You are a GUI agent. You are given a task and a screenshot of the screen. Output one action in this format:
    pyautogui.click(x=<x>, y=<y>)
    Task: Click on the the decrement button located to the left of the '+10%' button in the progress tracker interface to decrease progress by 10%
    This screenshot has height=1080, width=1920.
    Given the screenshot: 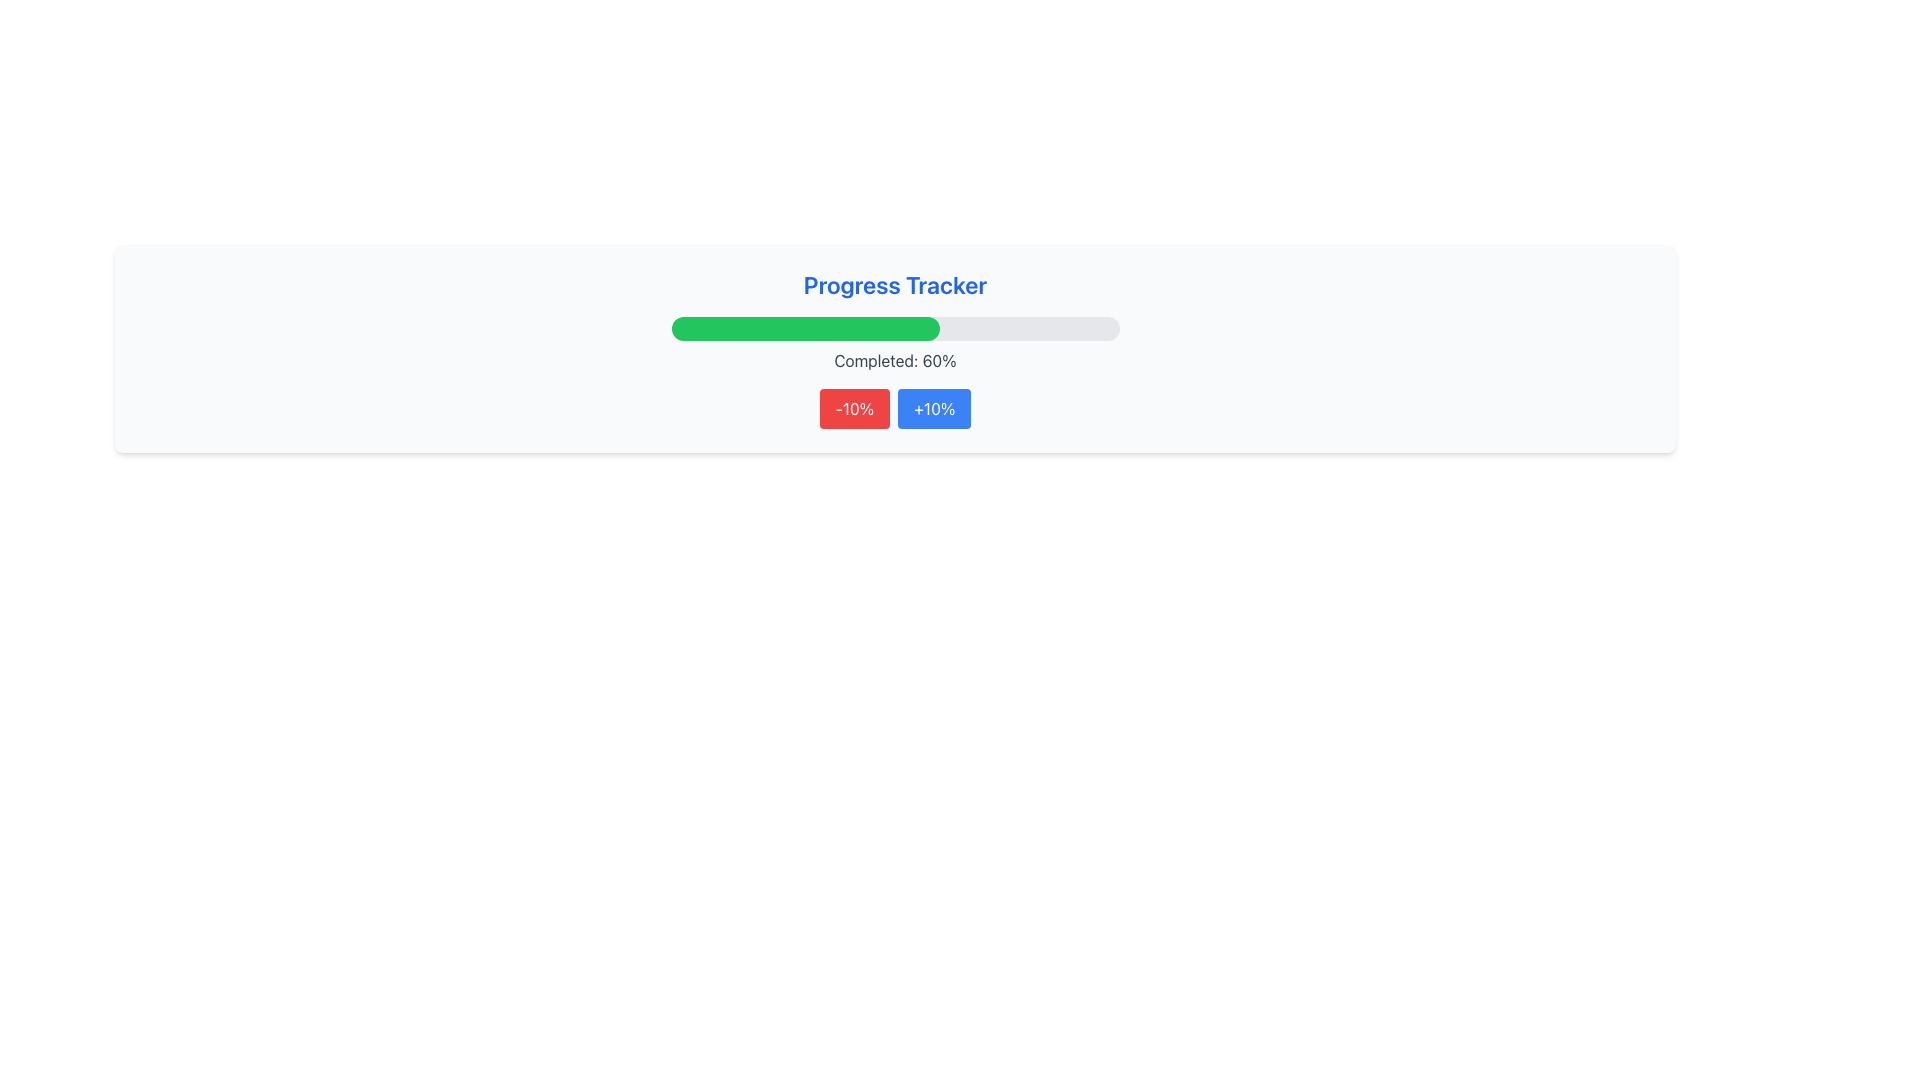 What is the action you would take?
    pyautogui.click(x=854, y=407)
    